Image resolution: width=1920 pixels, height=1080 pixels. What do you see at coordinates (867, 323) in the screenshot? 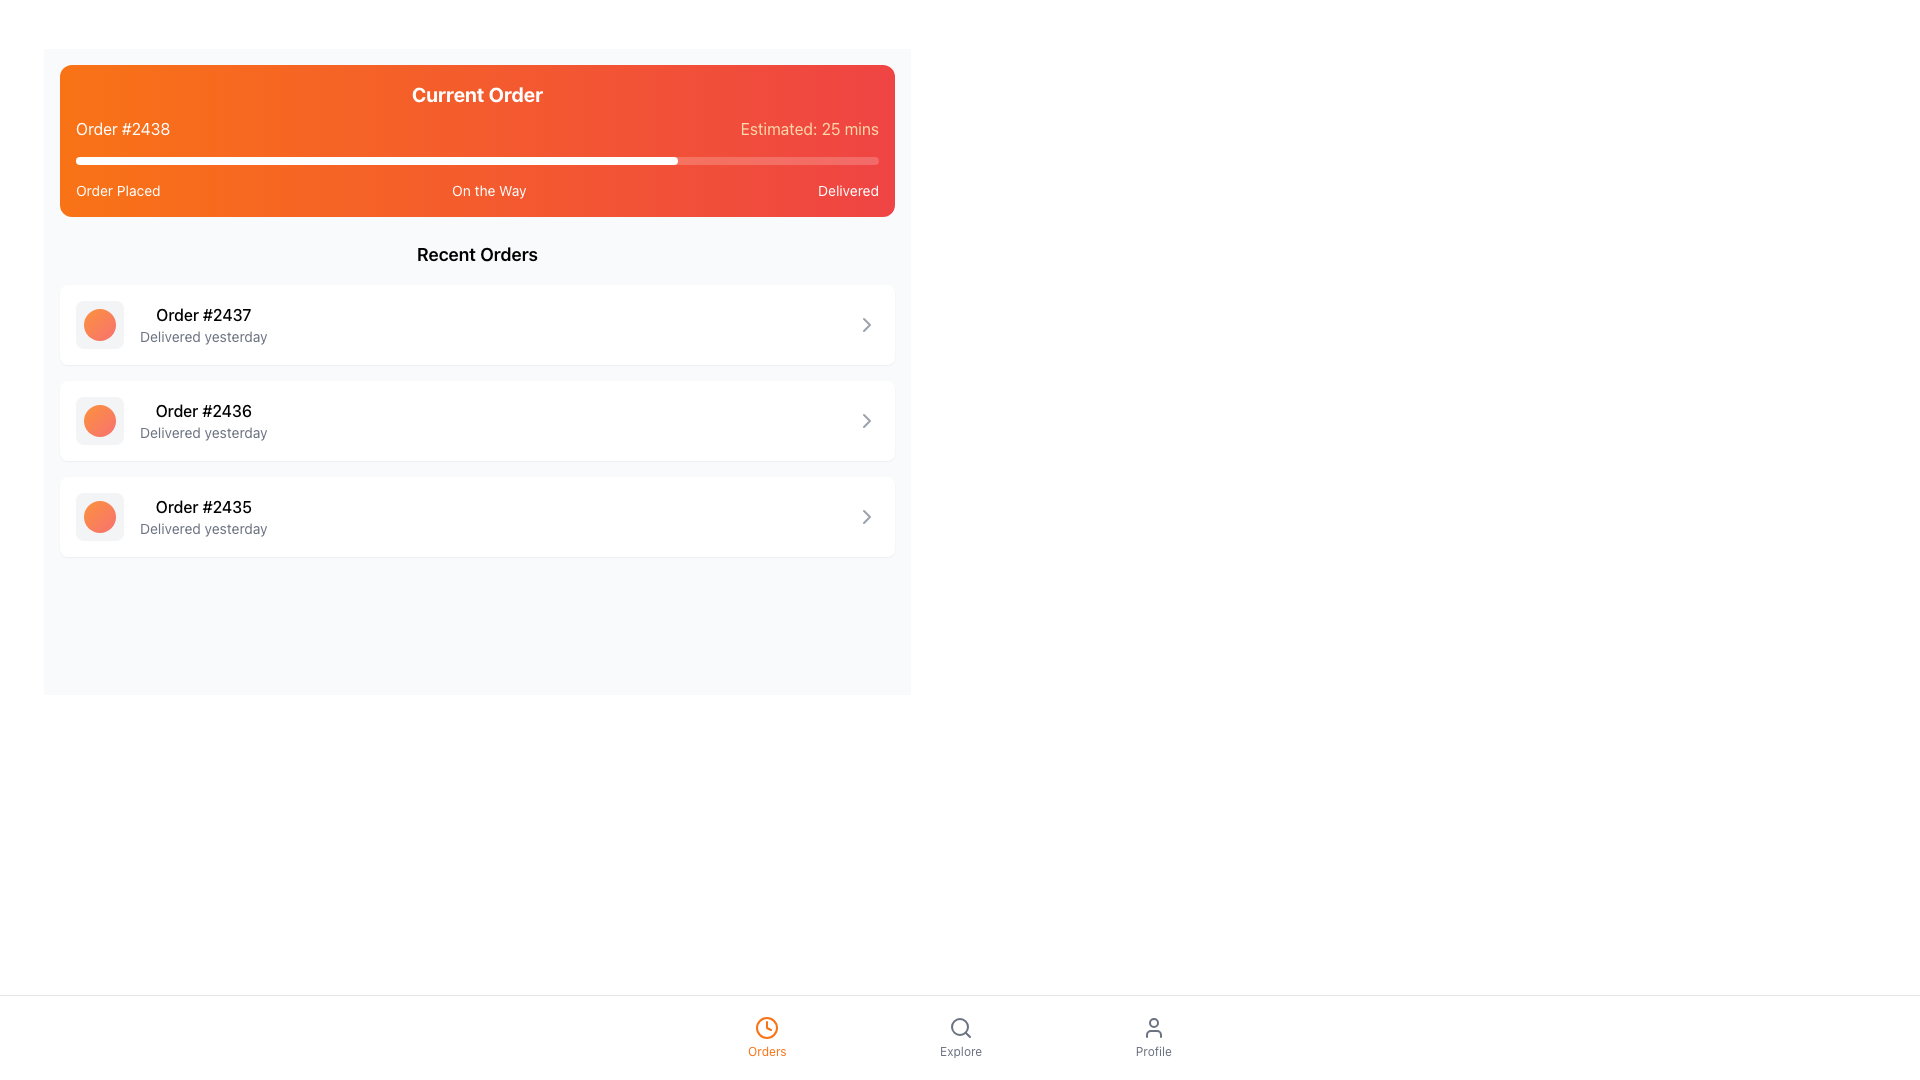
I see `the chevron icon on the far-right side of the 'Order #2437' section` at bounding box center [867, 323].